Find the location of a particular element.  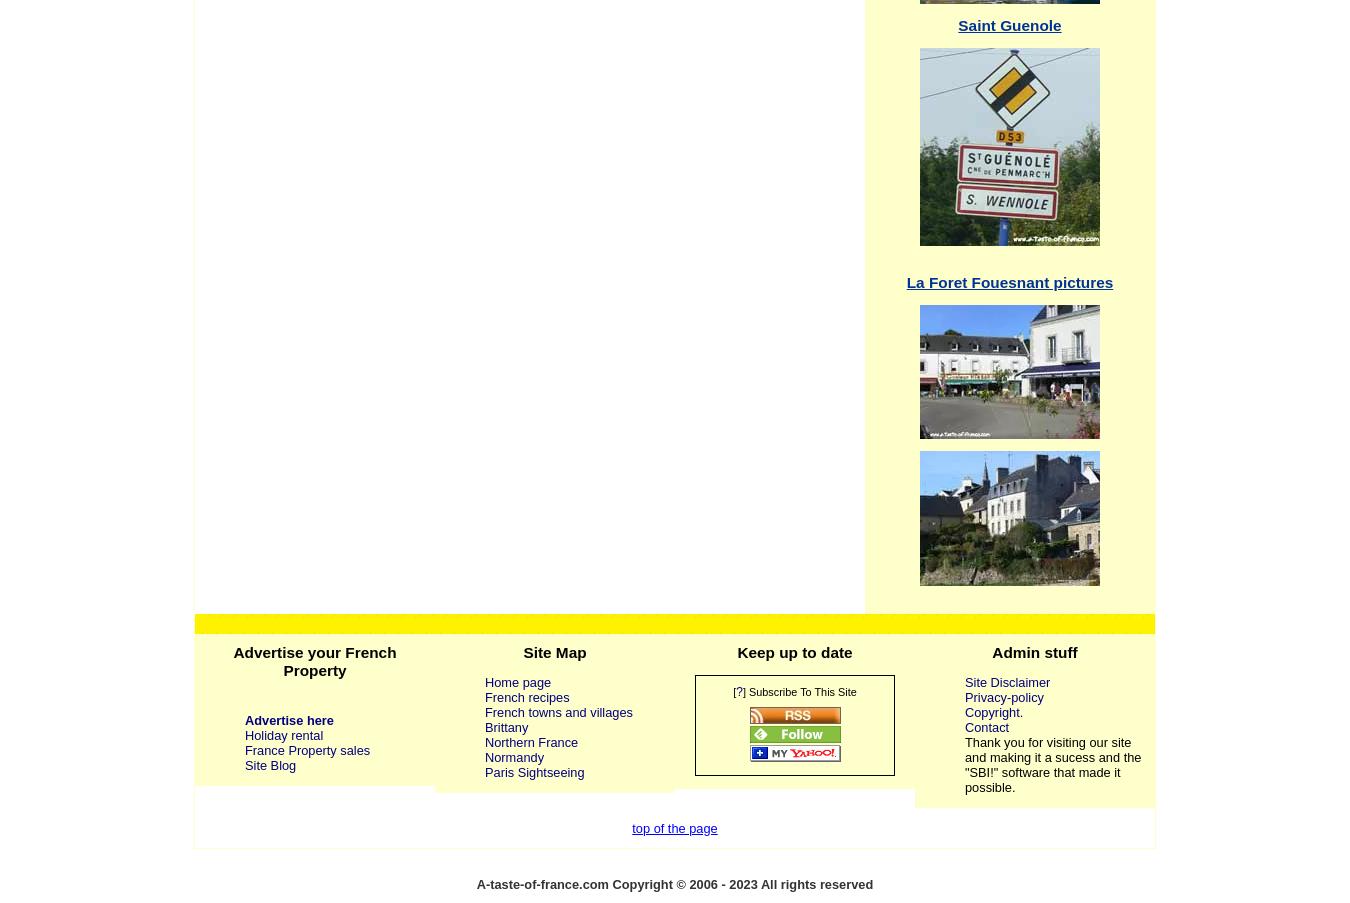

'Admin stuff' is located at coordinates (1034, 651).